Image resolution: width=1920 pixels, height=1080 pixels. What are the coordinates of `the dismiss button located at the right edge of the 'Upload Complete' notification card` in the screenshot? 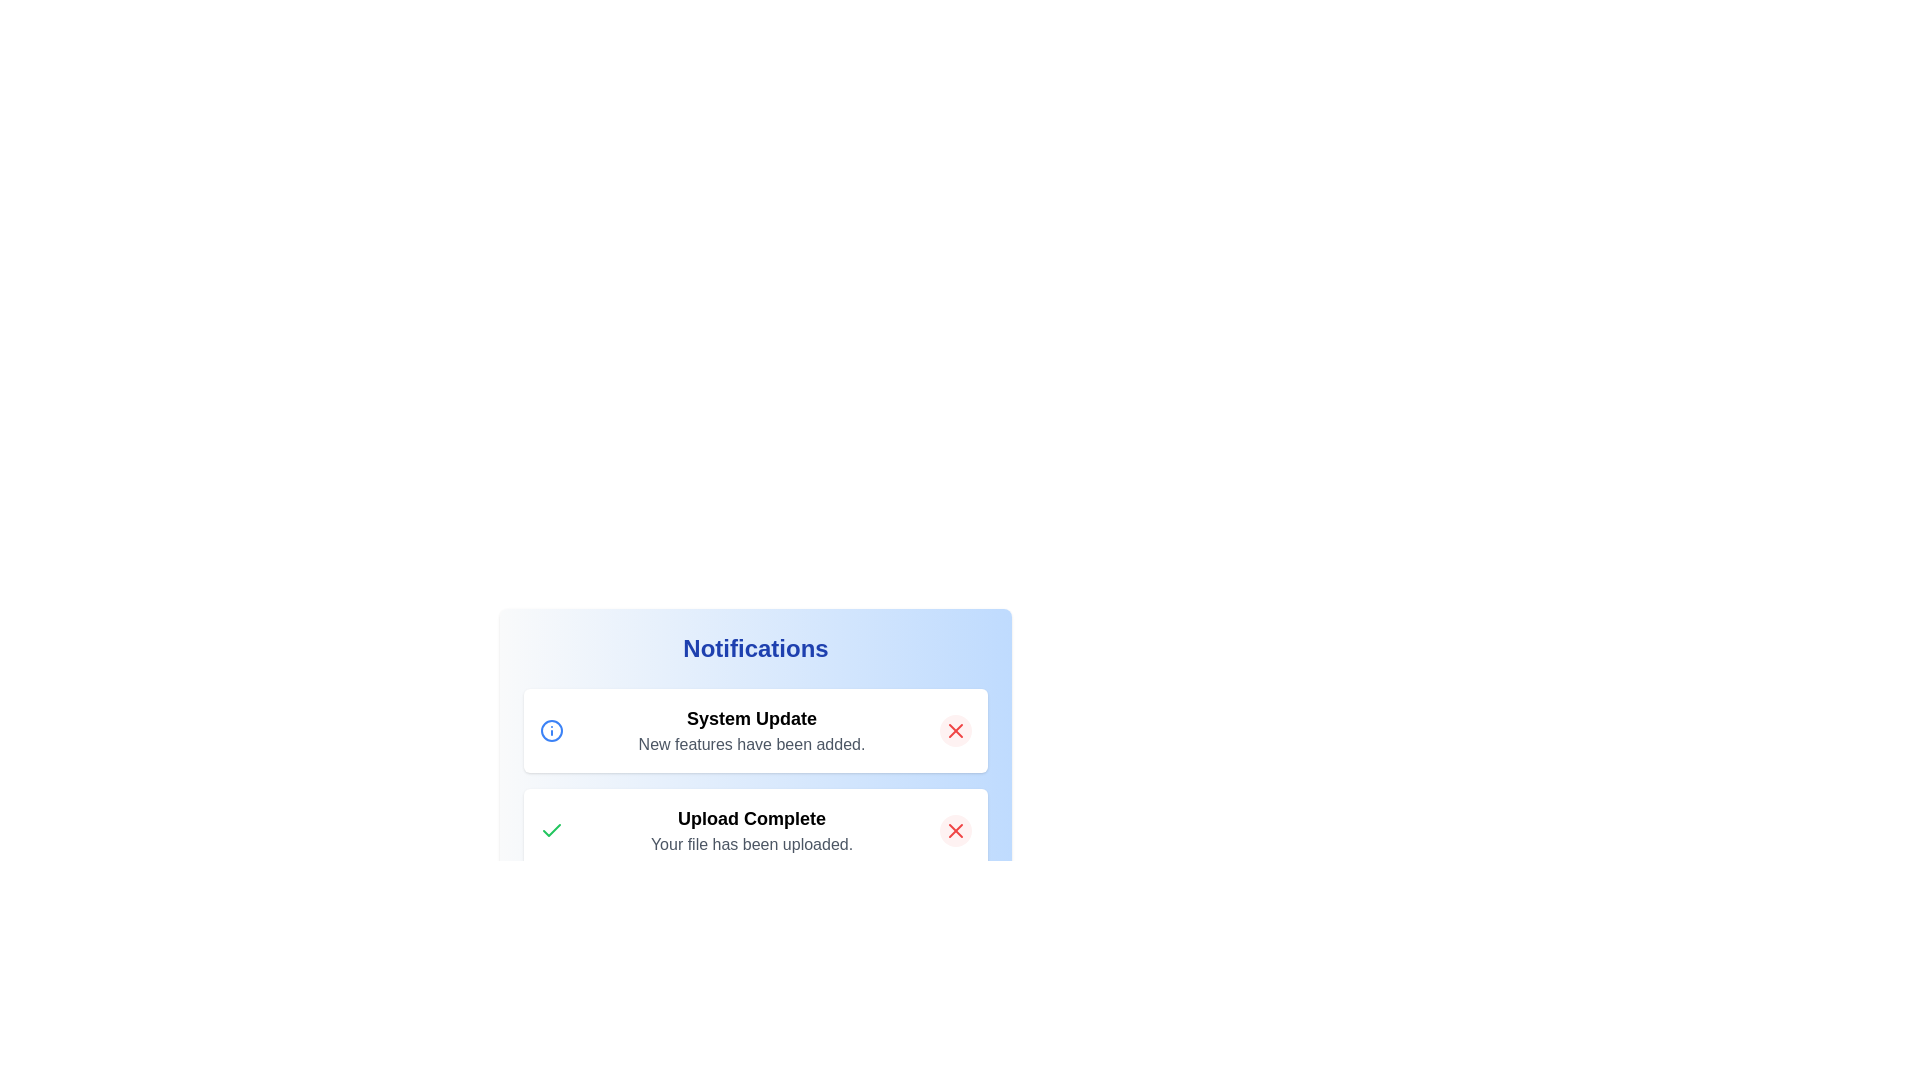 It's located at (954, 830).